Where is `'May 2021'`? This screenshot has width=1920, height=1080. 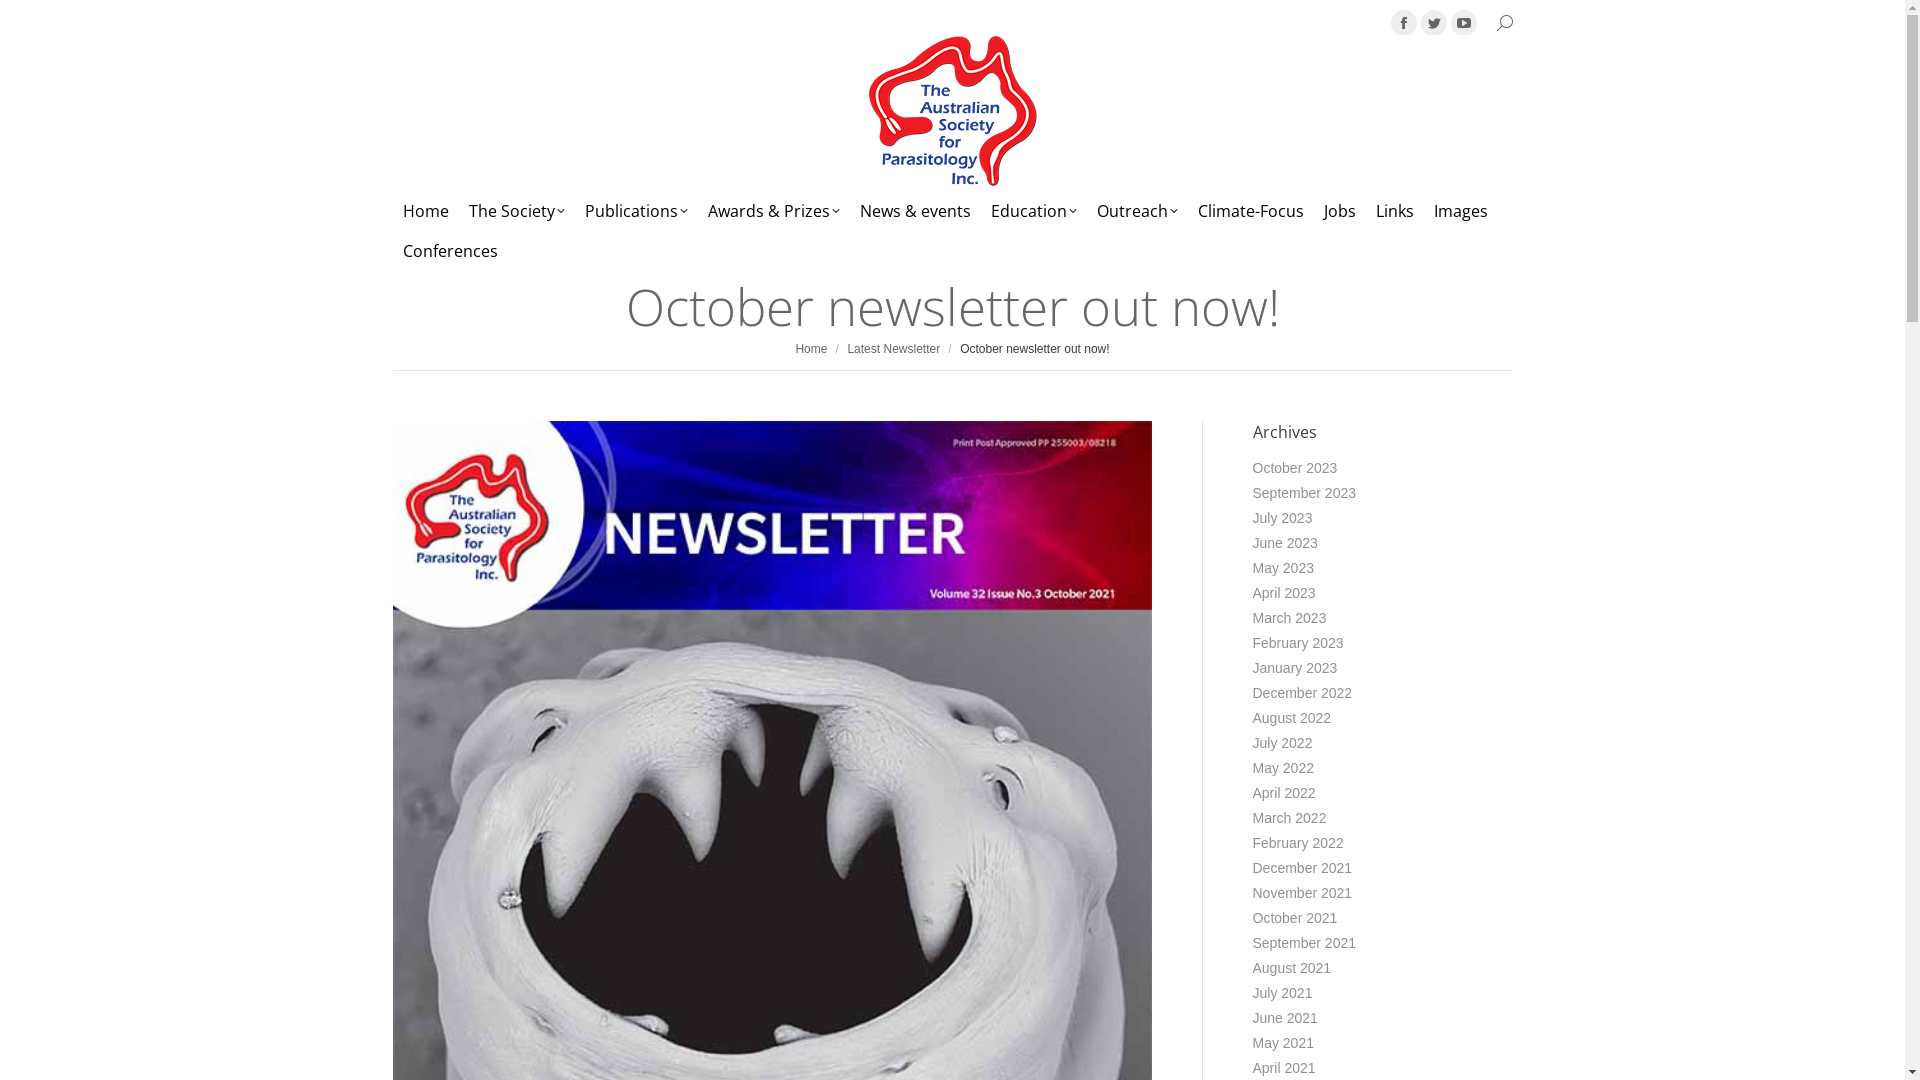 'May 2021' is located at coordinates (1282, 1041).